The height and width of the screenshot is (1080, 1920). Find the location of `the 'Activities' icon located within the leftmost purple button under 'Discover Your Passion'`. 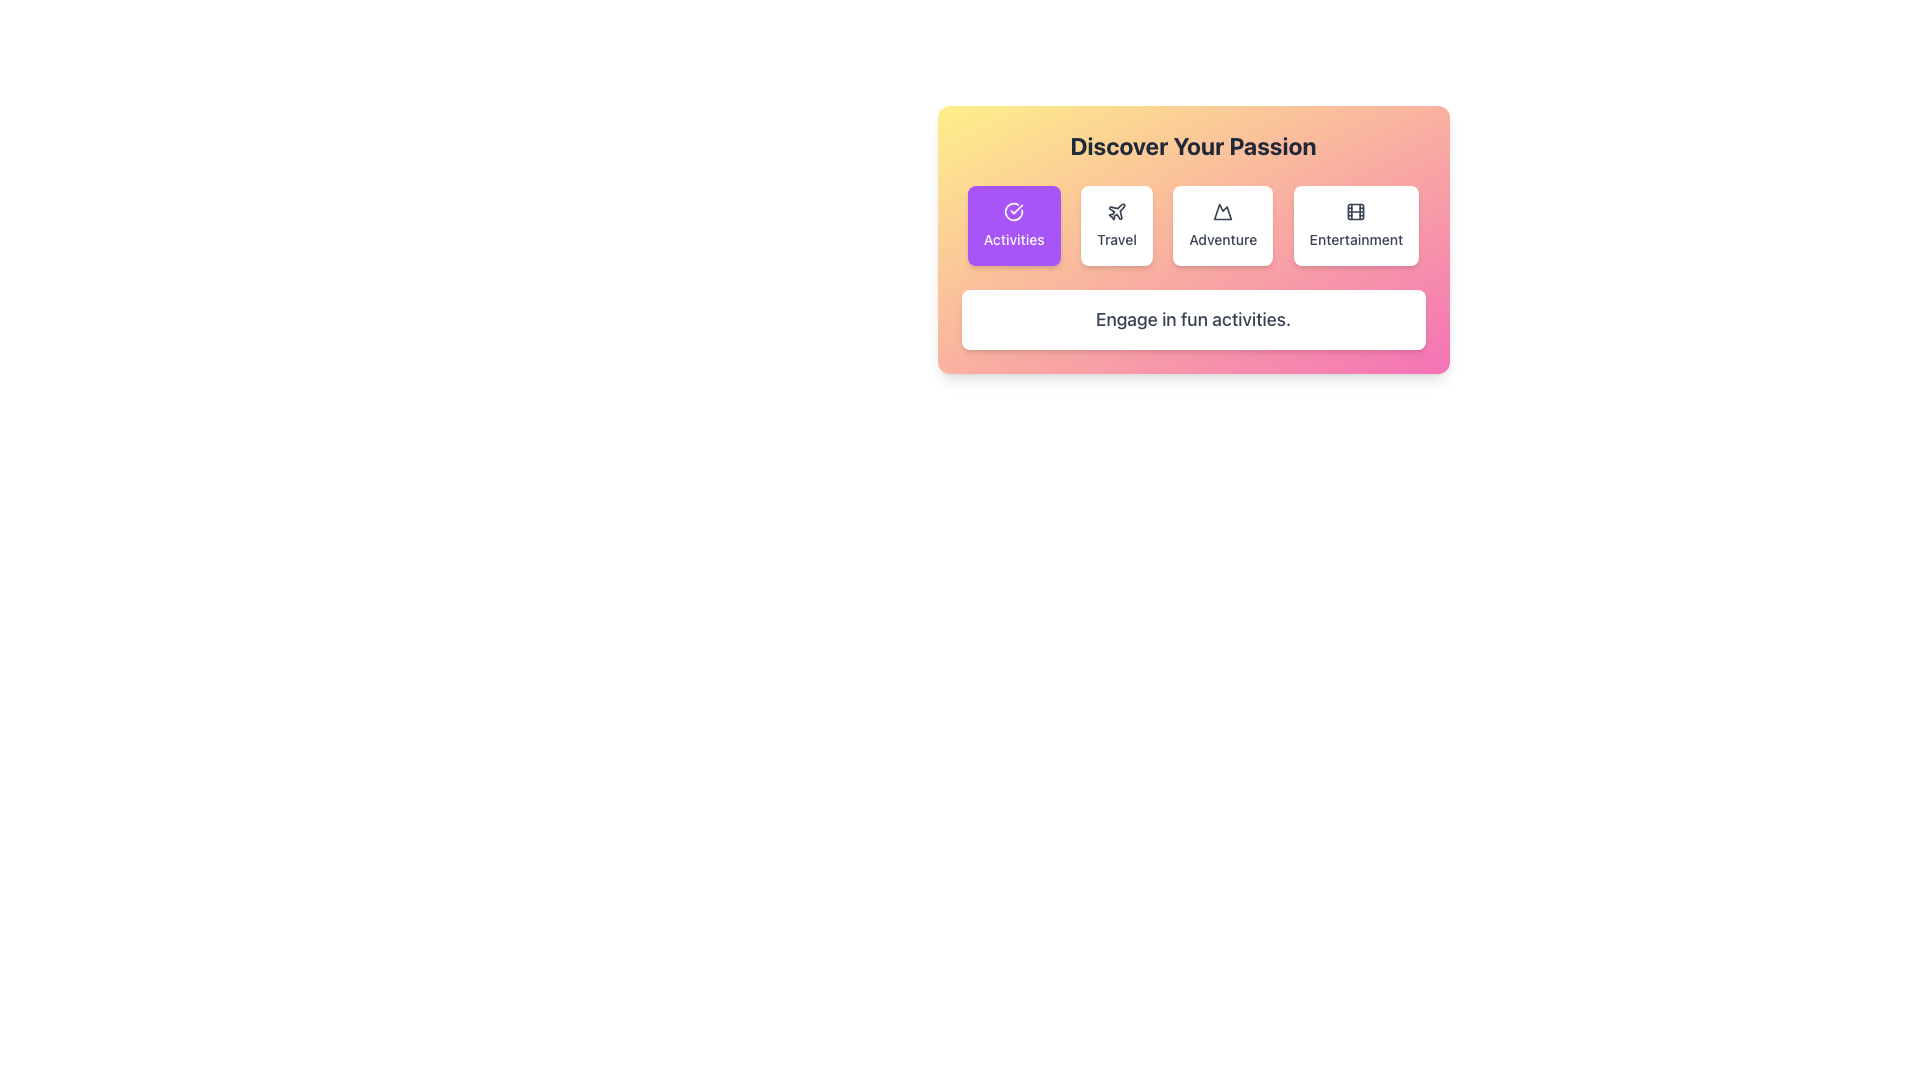

the 'Activities' icon located within the leftmost purple button under 'Discover Your Passion' is located at coordinates (1014, 212).